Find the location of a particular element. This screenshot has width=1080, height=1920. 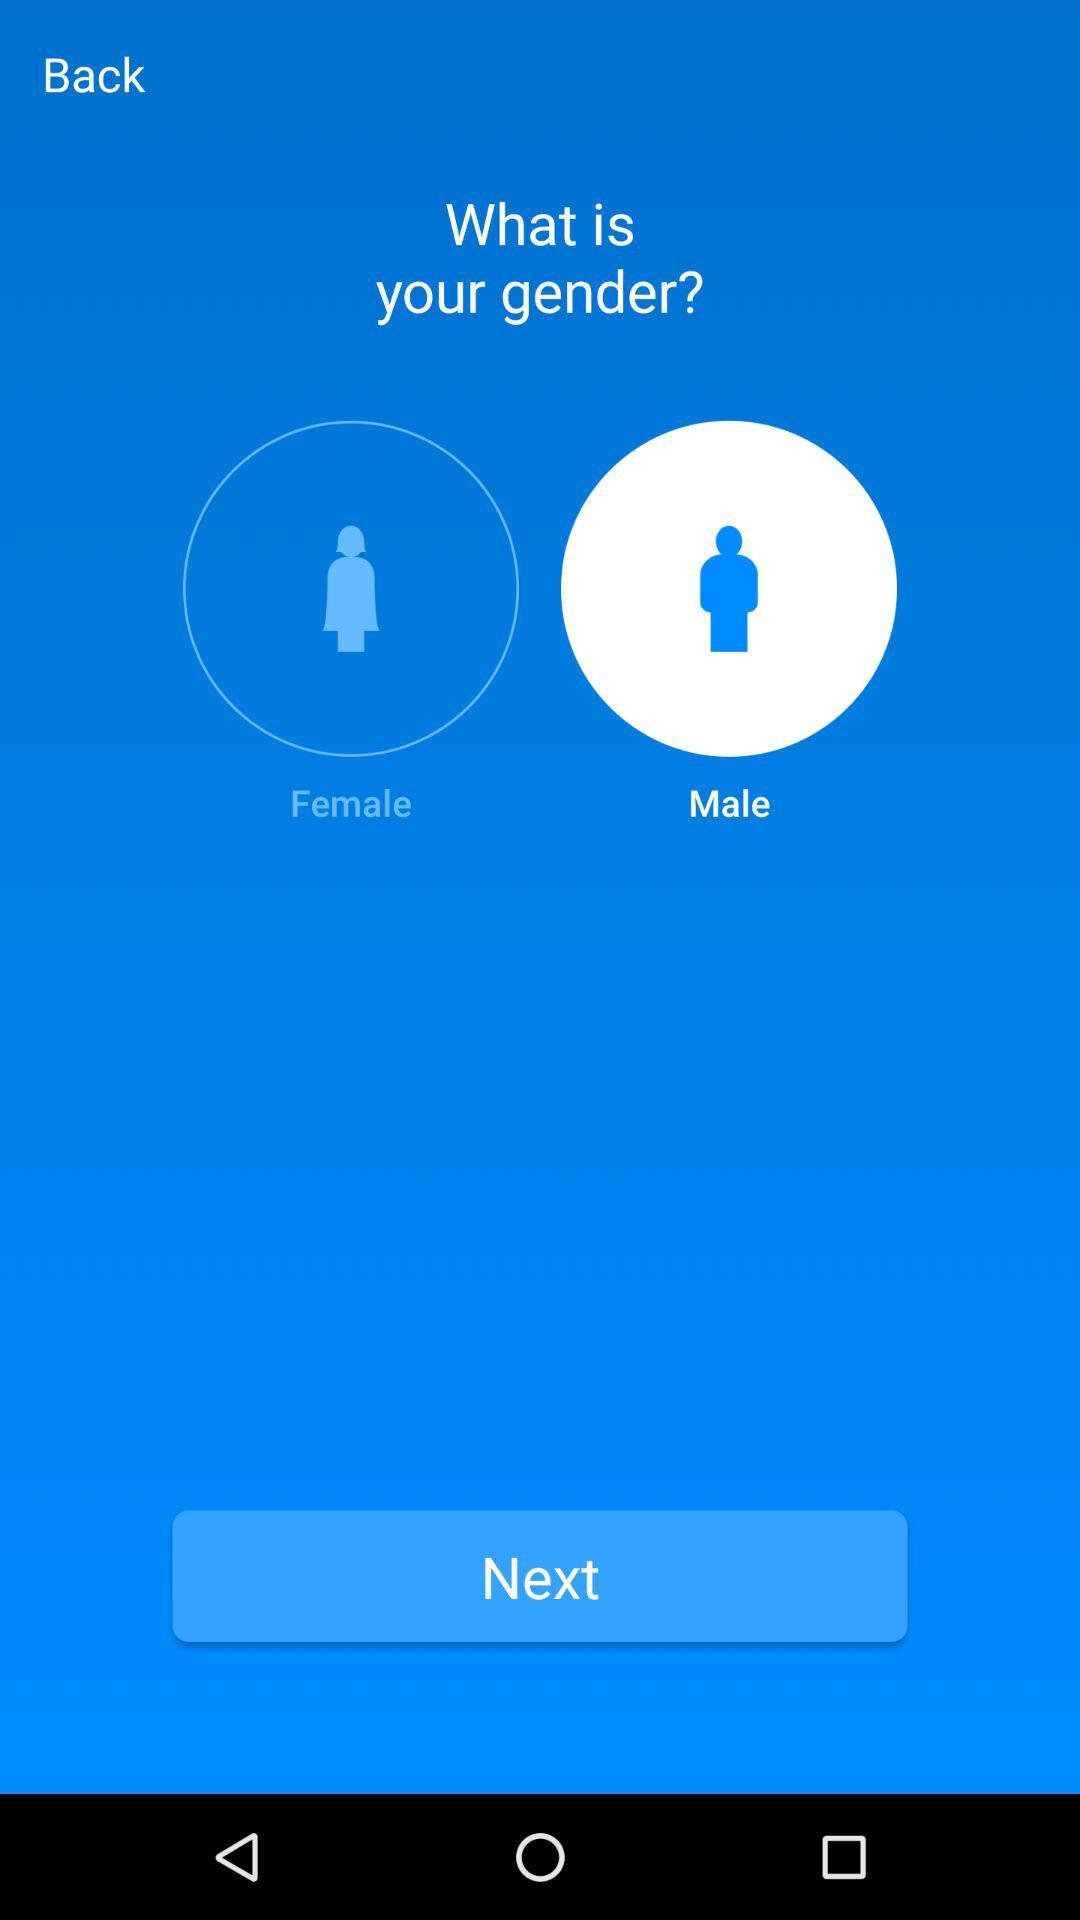

icon above the next item is located at coordinates (350, 623).